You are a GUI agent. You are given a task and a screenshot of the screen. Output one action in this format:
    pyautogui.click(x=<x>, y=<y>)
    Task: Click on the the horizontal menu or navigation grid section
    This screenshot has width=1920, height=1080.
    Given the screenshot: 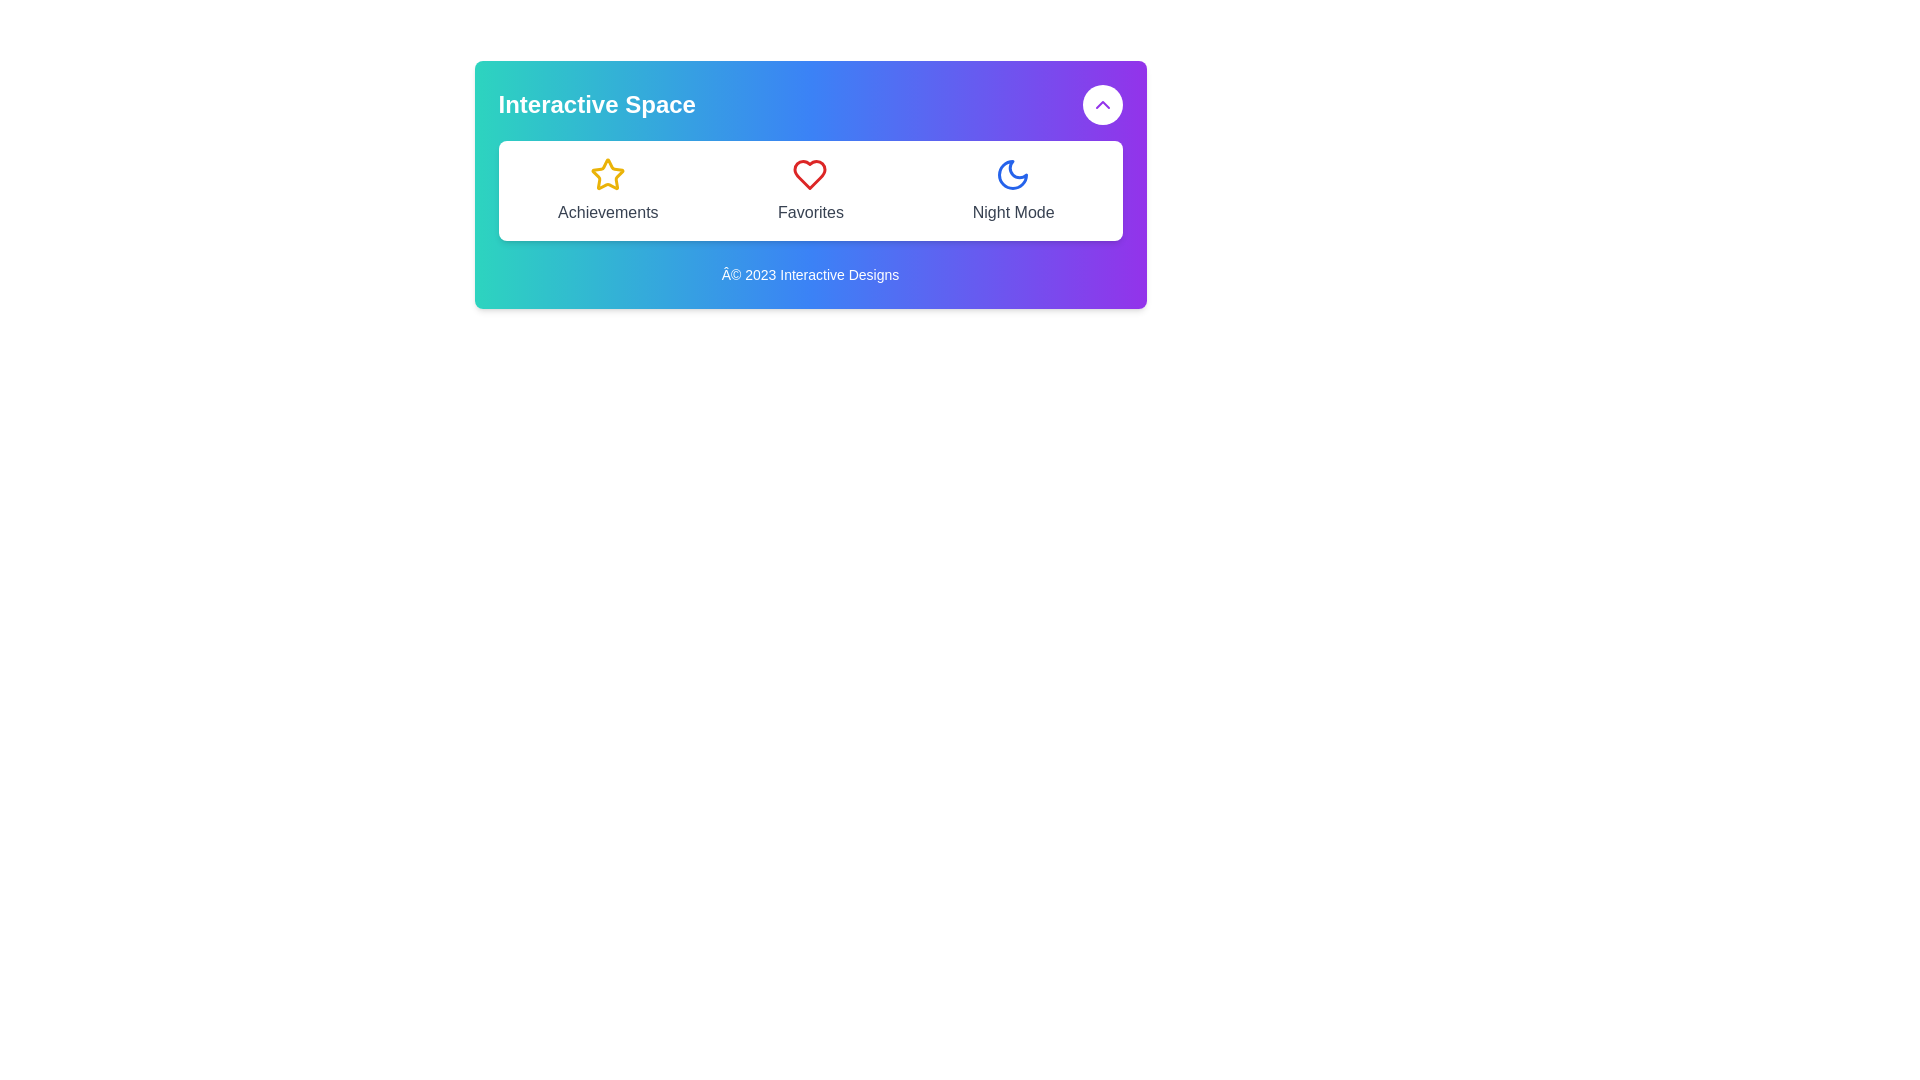 What is the action you would take?
    pyautogui.click(x=810, y=191)
    